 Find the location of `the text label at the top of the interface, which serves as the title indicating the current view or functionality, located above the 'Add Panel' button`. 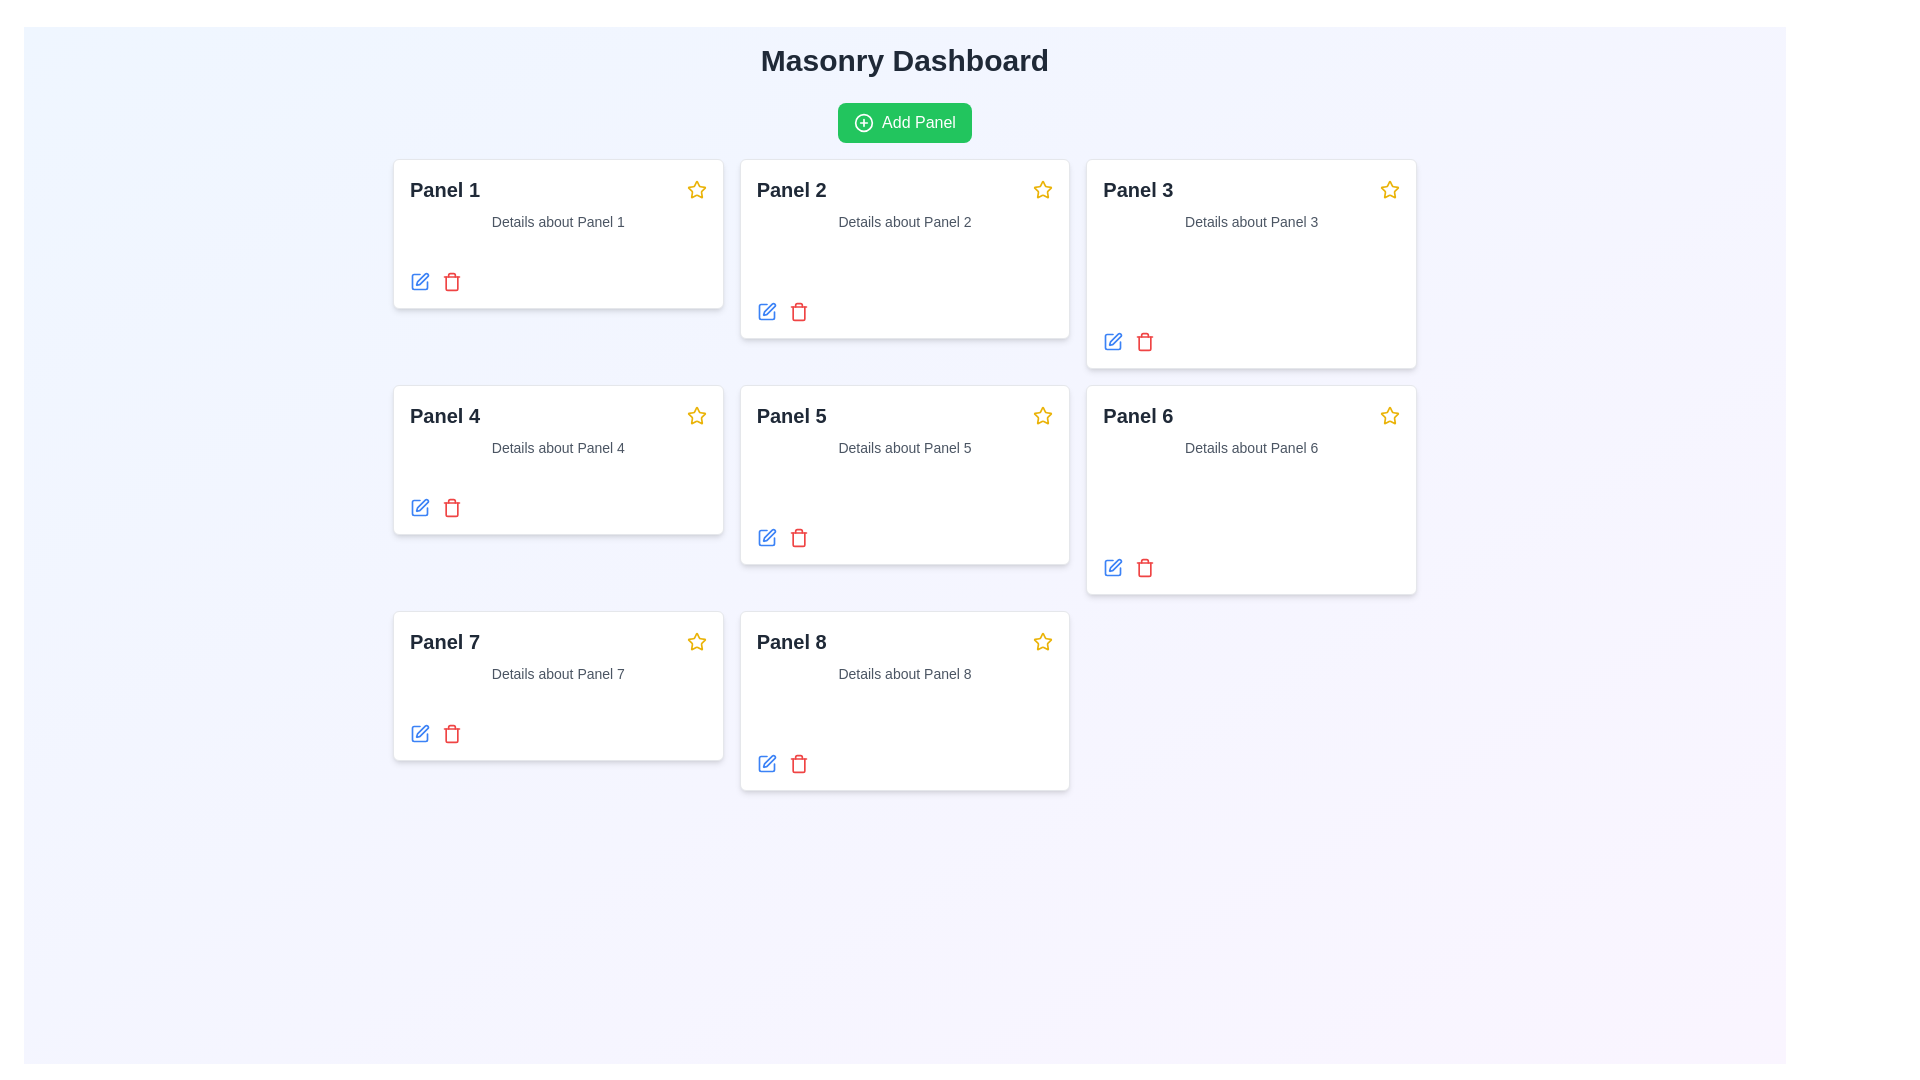

the text label at the top of the interface, which serves as the title indicating the current view or functionality, located above the 'Add Panel' button is located at coordinates (904, 60).